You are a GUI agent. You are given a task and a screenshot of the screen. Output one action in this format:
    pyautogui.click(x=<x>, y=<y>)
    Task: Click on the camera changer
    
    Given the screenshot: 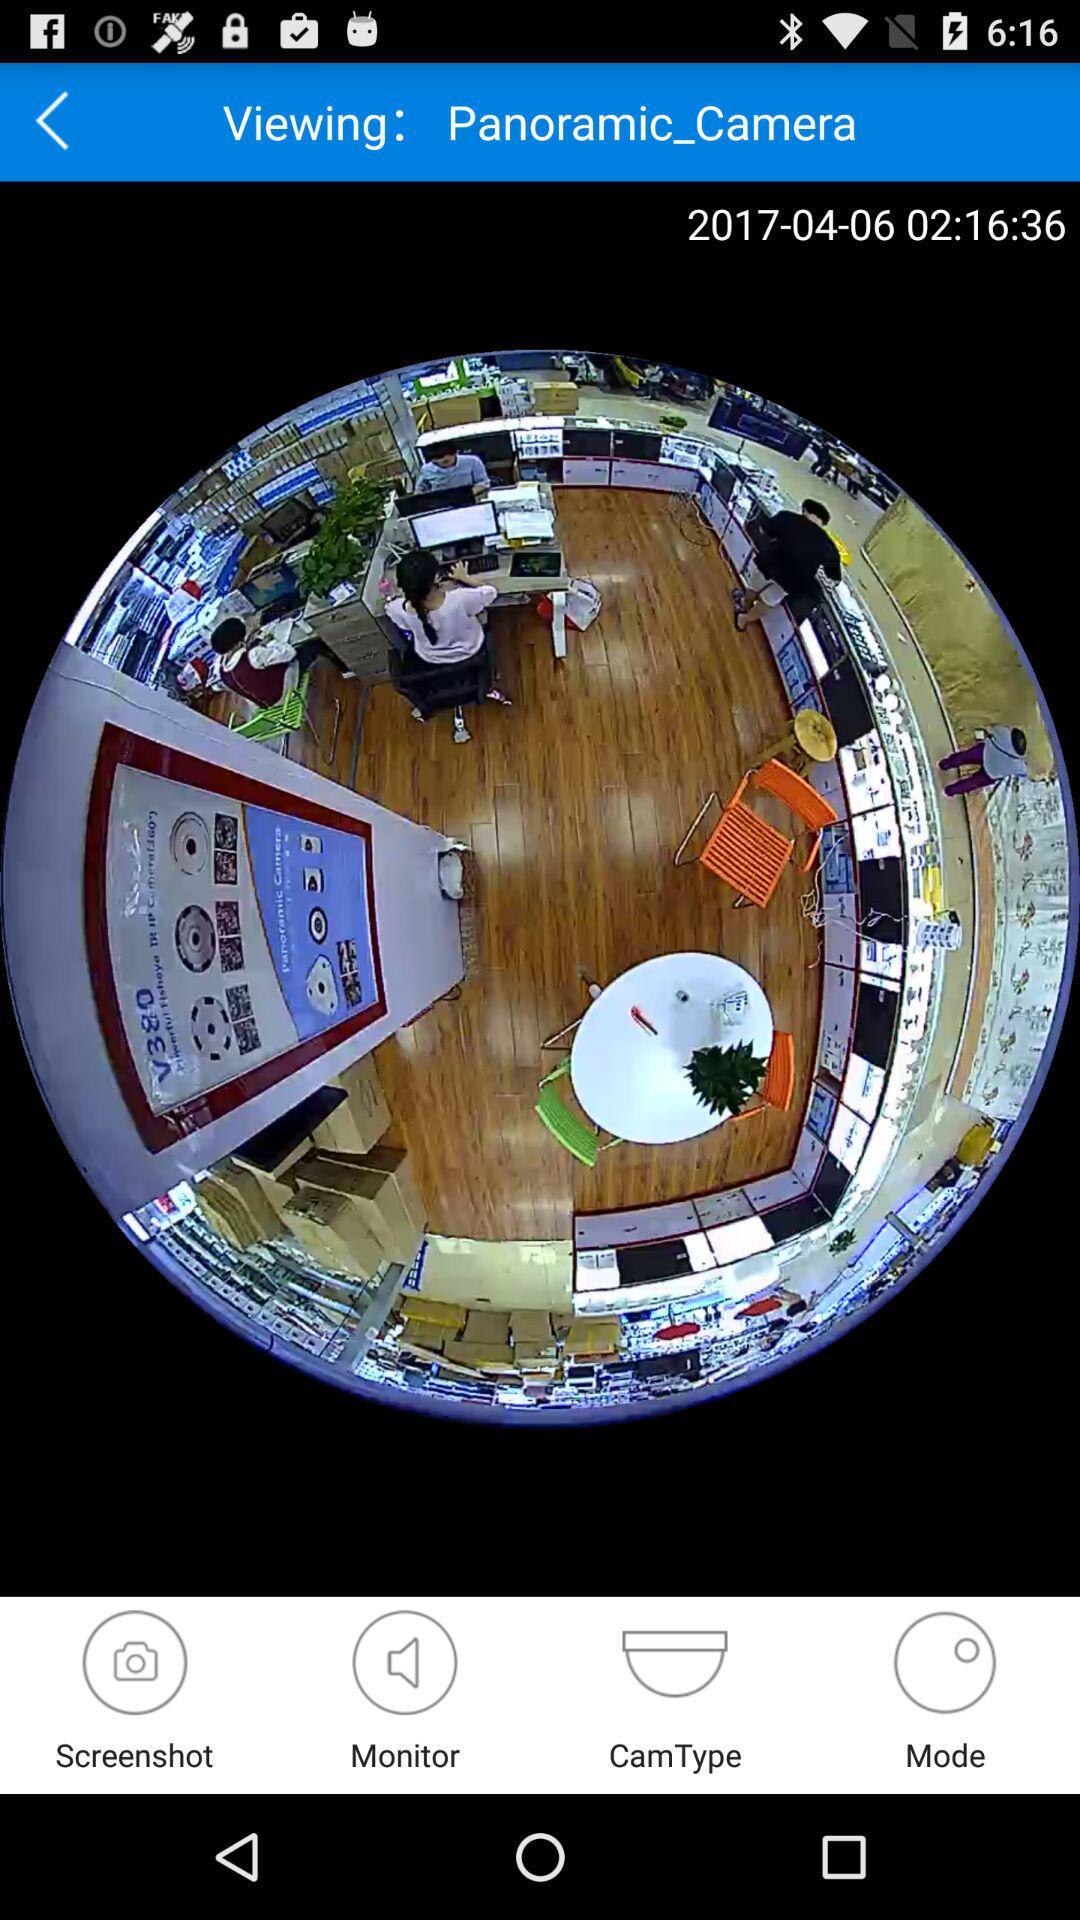 What is the action you would take?
    pyautogui.click(x=675, y=1662)
    